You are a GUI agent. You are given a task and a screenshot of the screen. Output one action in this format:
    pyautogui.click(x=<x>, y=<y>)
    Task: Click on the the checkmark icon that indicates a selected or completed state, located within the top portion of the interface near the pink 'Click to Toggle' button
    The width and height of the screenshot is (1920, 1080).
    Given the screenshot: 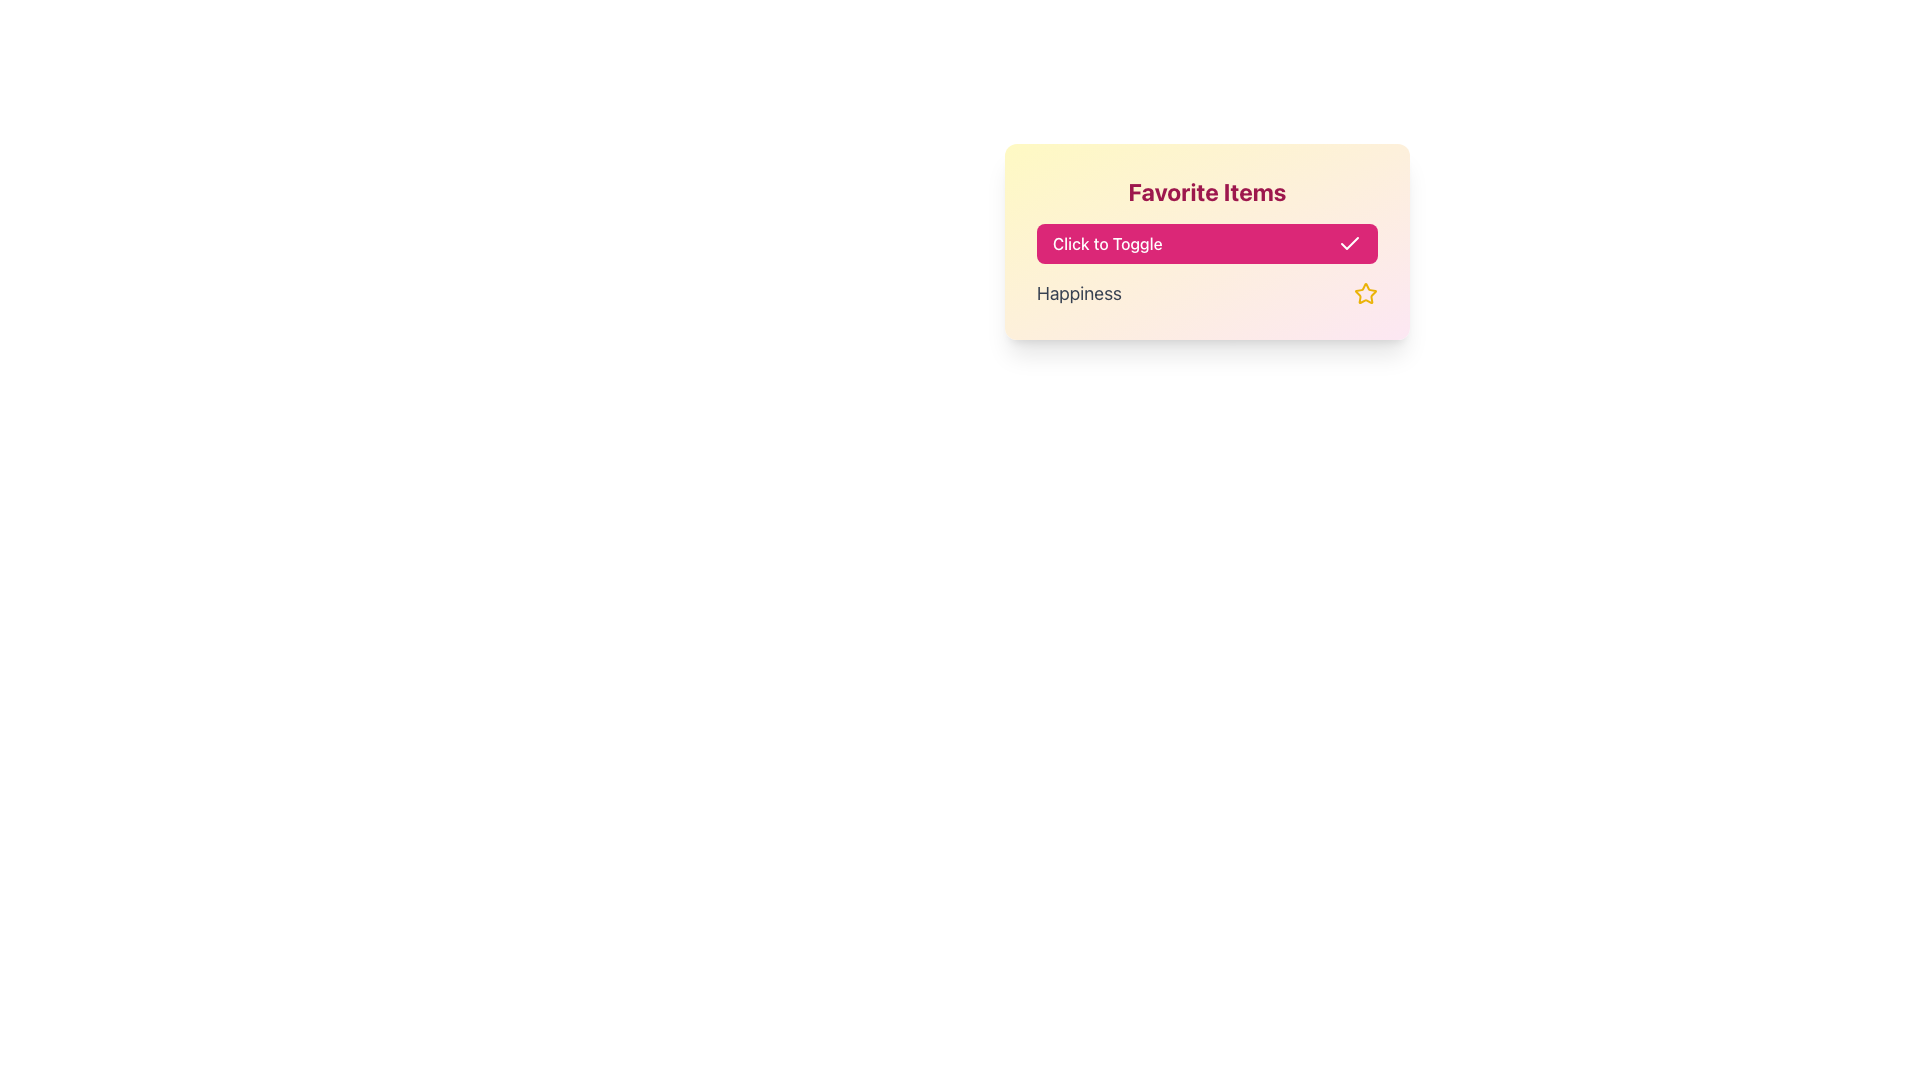 What is the action you would take?
    pyautogui.click(x=1349, y=242)
    